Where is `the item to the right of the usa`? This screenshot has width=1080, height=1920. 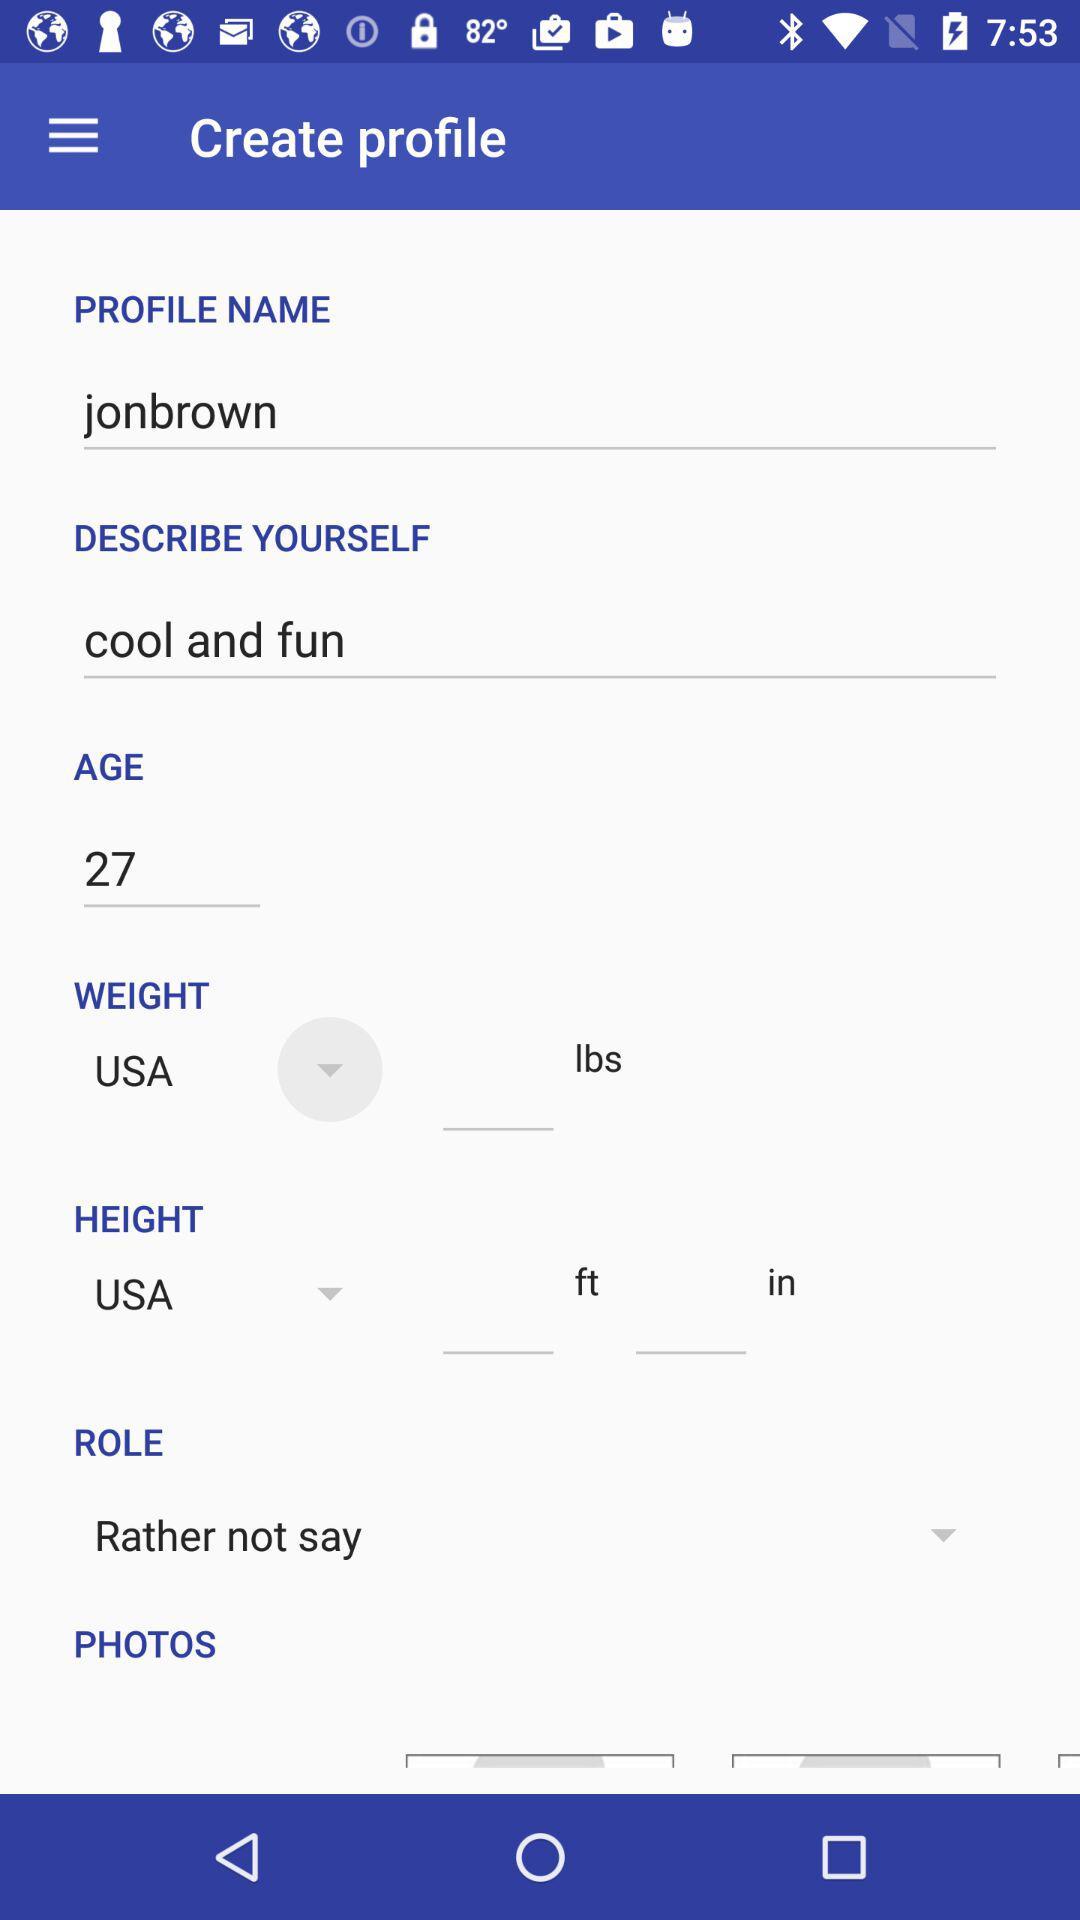 the item to the right of the usa is located at coordinates (497, 1093).